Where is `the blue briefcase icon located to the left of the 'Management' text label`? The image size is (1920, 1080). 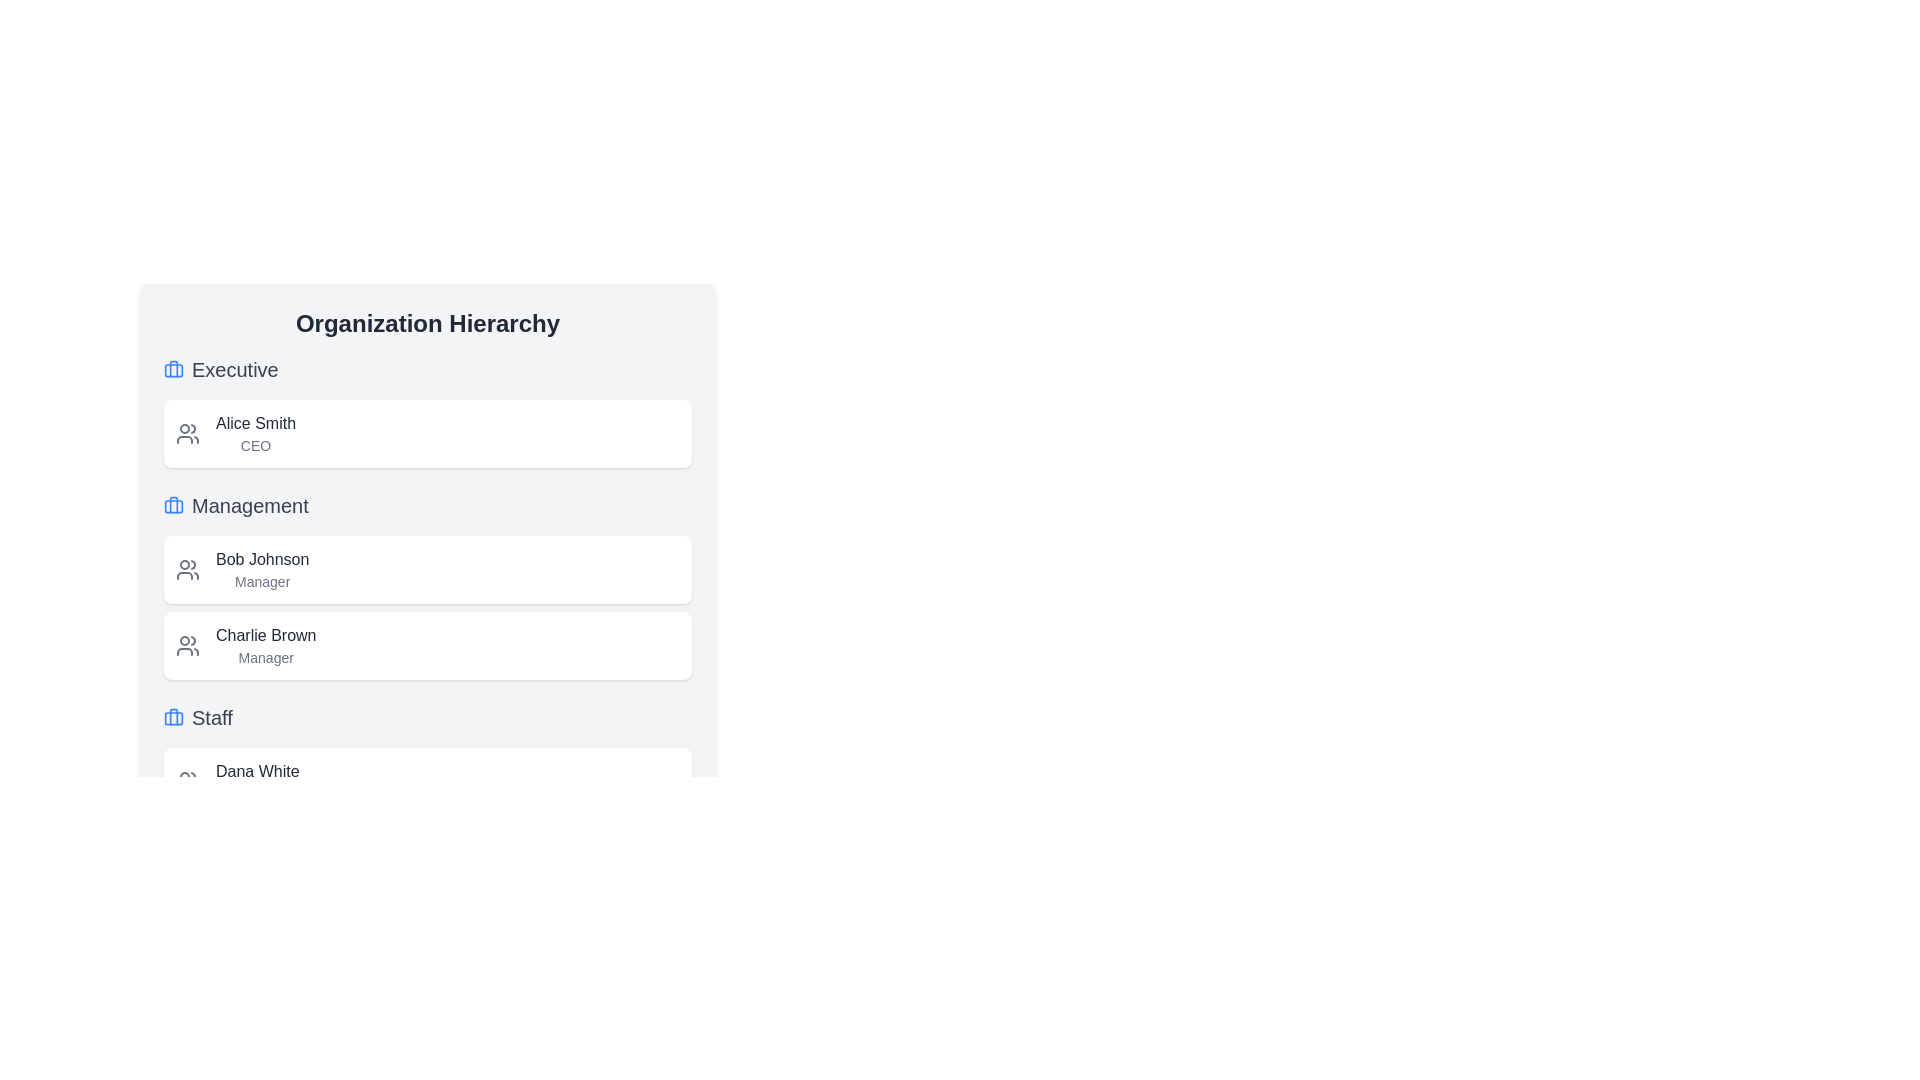
the blue briefcase icon located to the left of the 'Management' text label is located at coordinates (173, 504).